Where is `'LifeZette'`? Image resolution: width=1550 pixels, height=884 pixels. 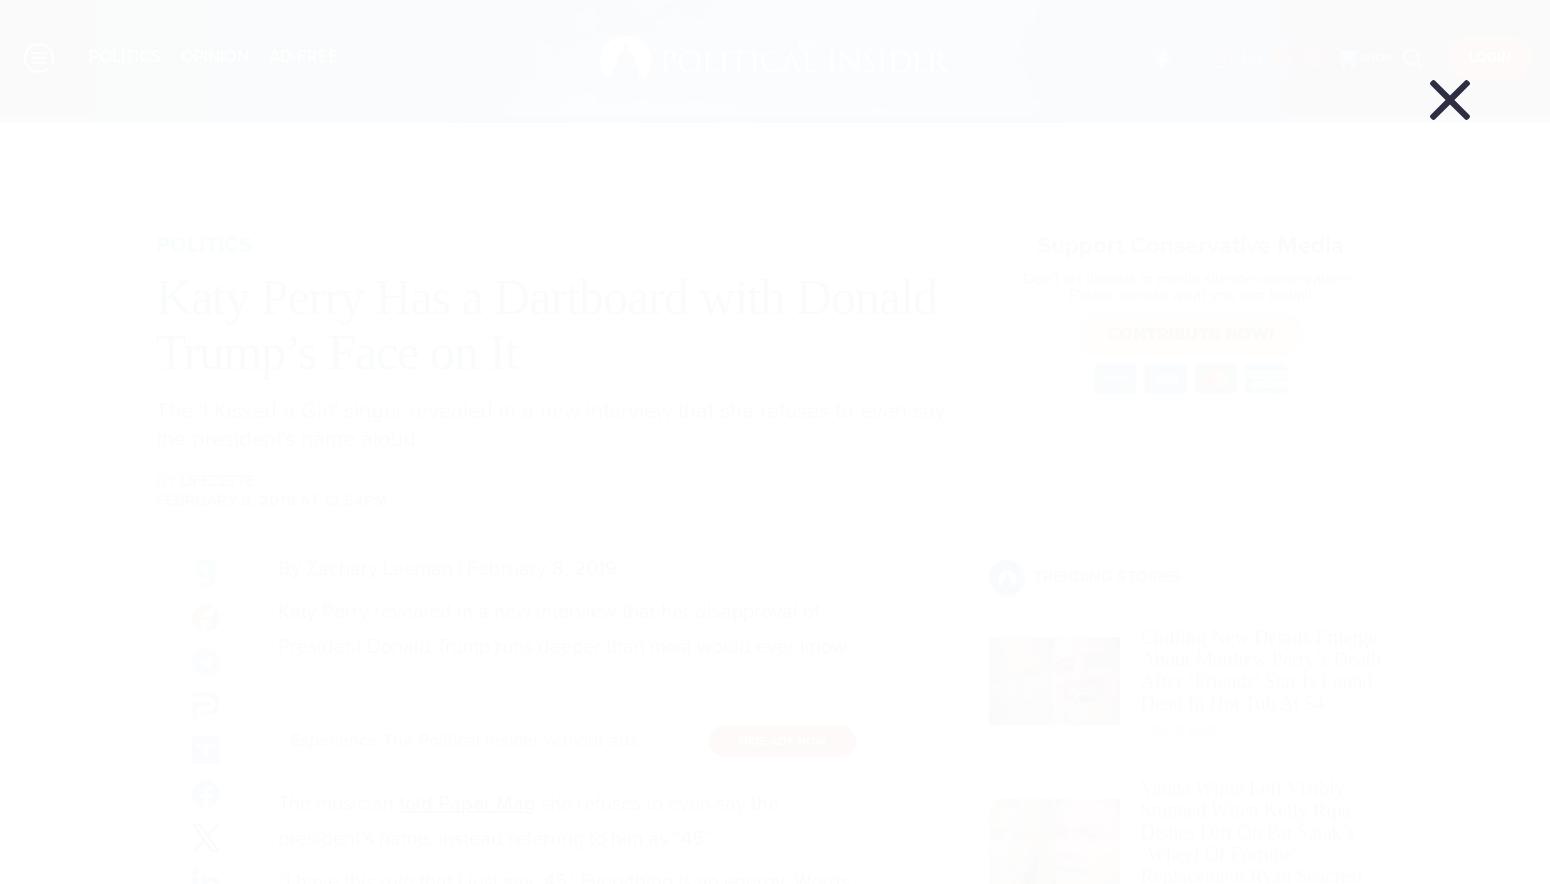
'LifeZette' is located at coordinates (215, 480).